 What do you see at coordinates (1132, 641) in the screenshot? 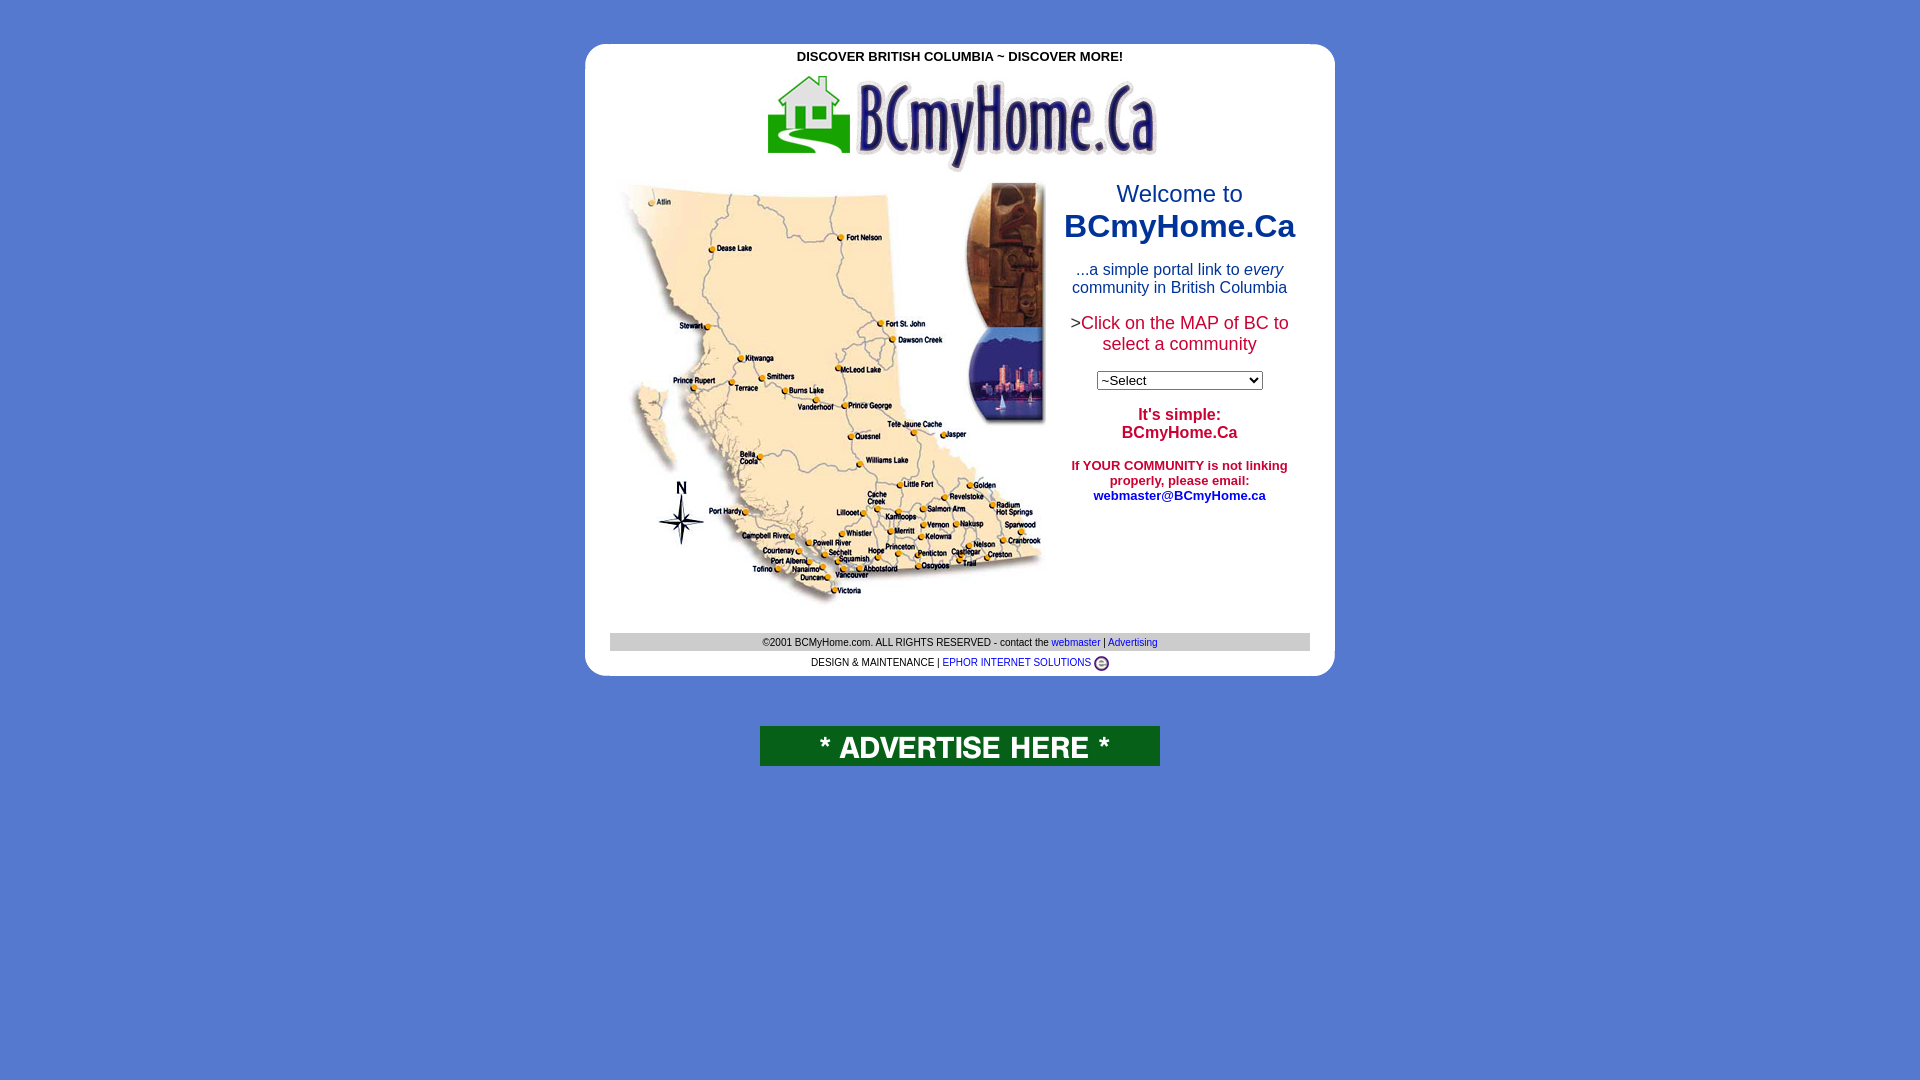
I see `'Advertising'` at bounding box center [1132, 641].